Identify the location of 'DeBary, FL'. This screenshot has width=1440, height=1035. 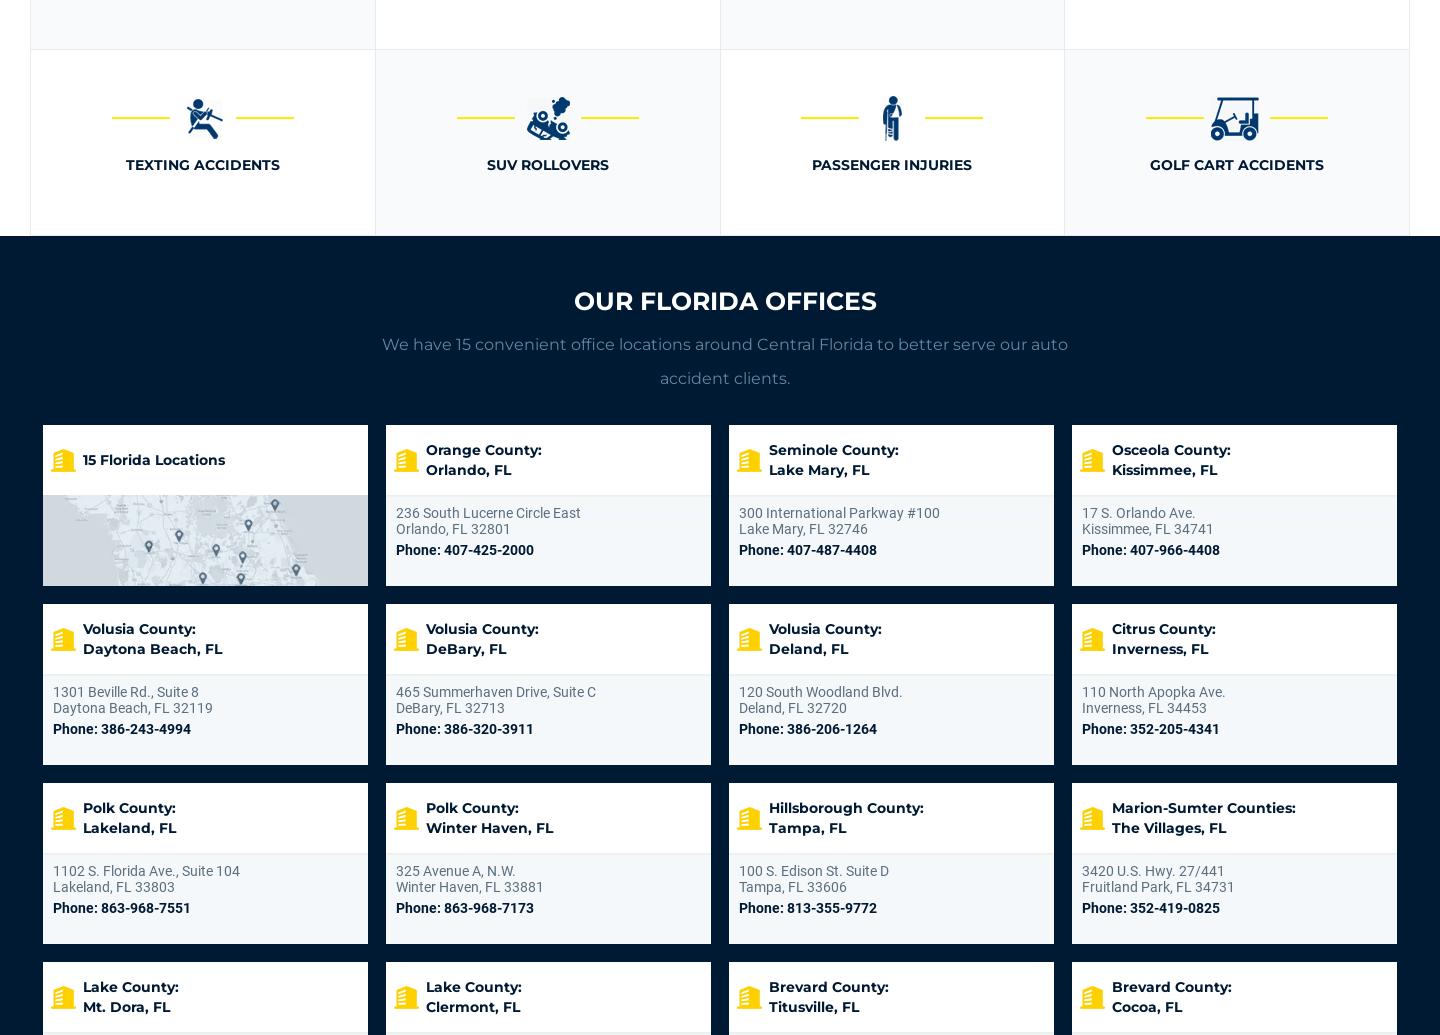
(425, 648).